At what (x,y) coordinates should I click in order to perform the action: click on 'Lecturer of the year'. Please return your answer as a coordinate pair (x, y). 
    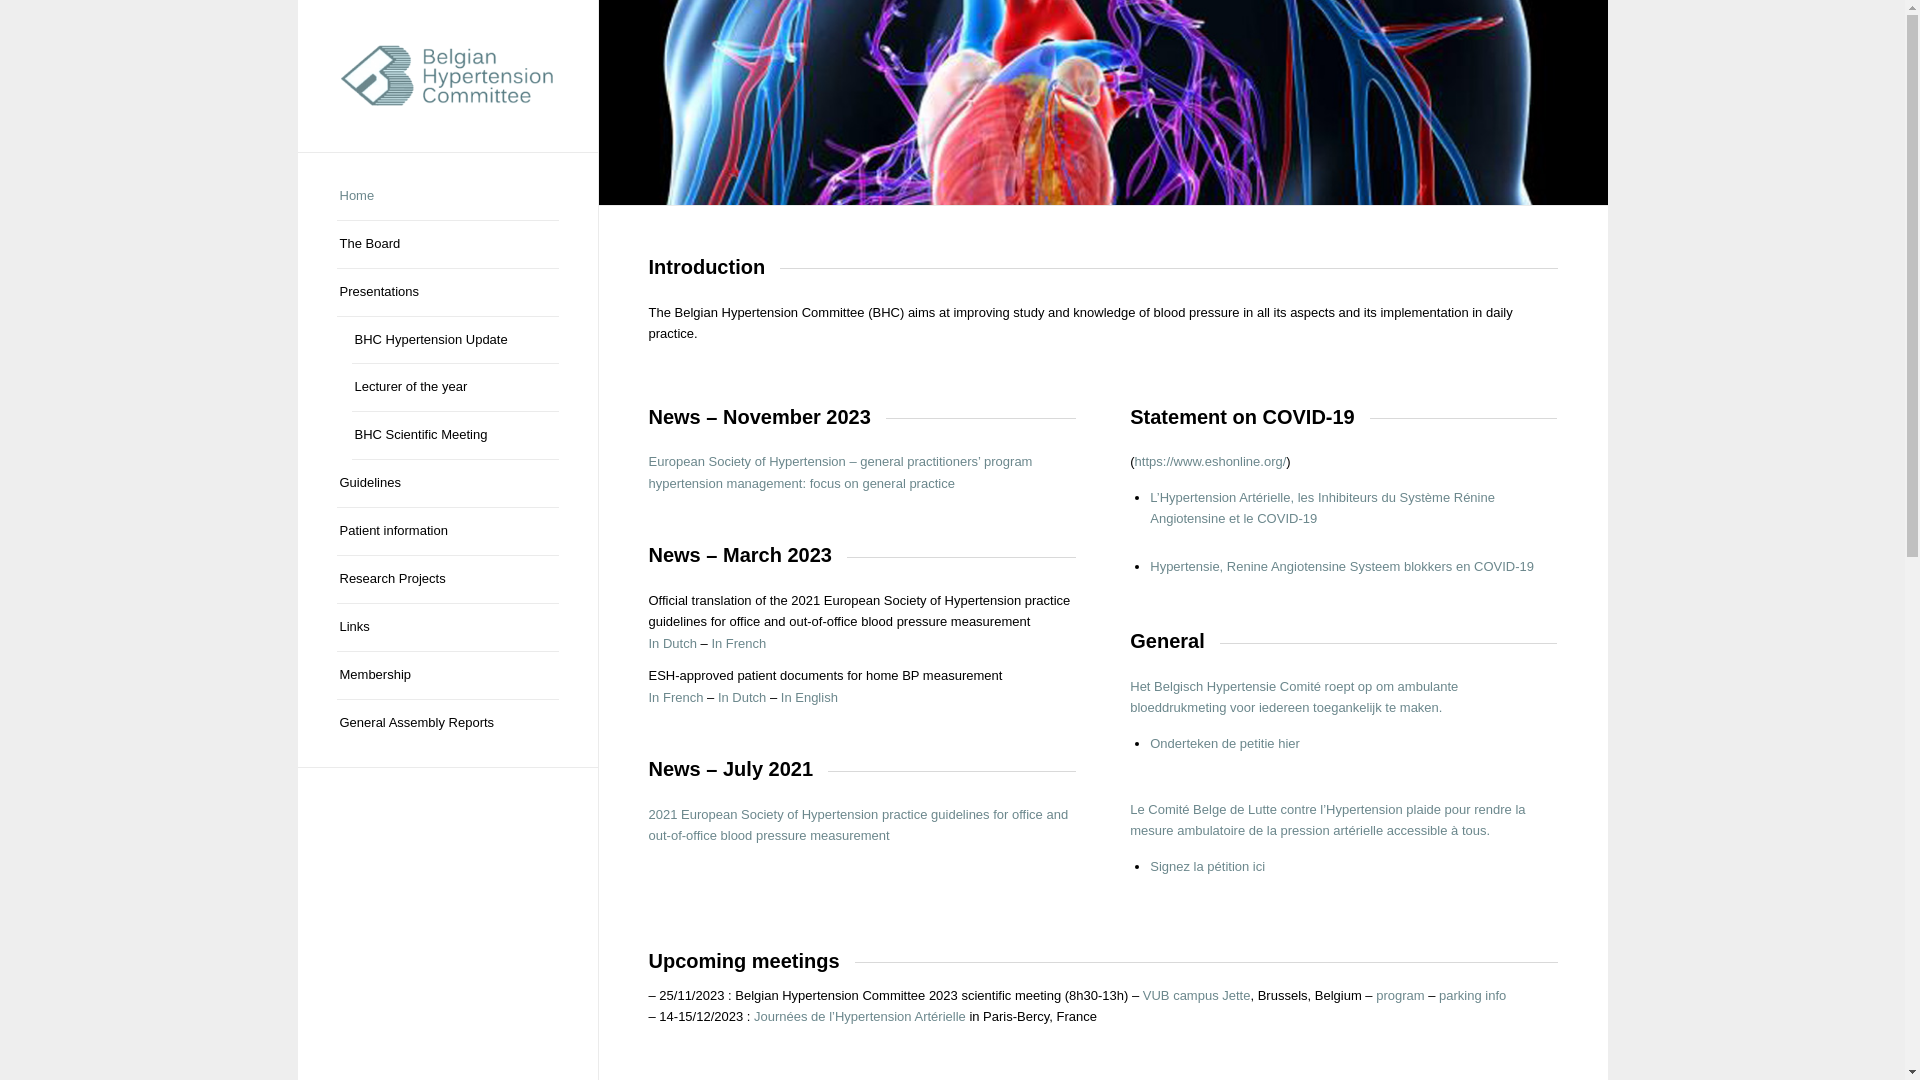
    Looking at the image, I should click on (454, 388).